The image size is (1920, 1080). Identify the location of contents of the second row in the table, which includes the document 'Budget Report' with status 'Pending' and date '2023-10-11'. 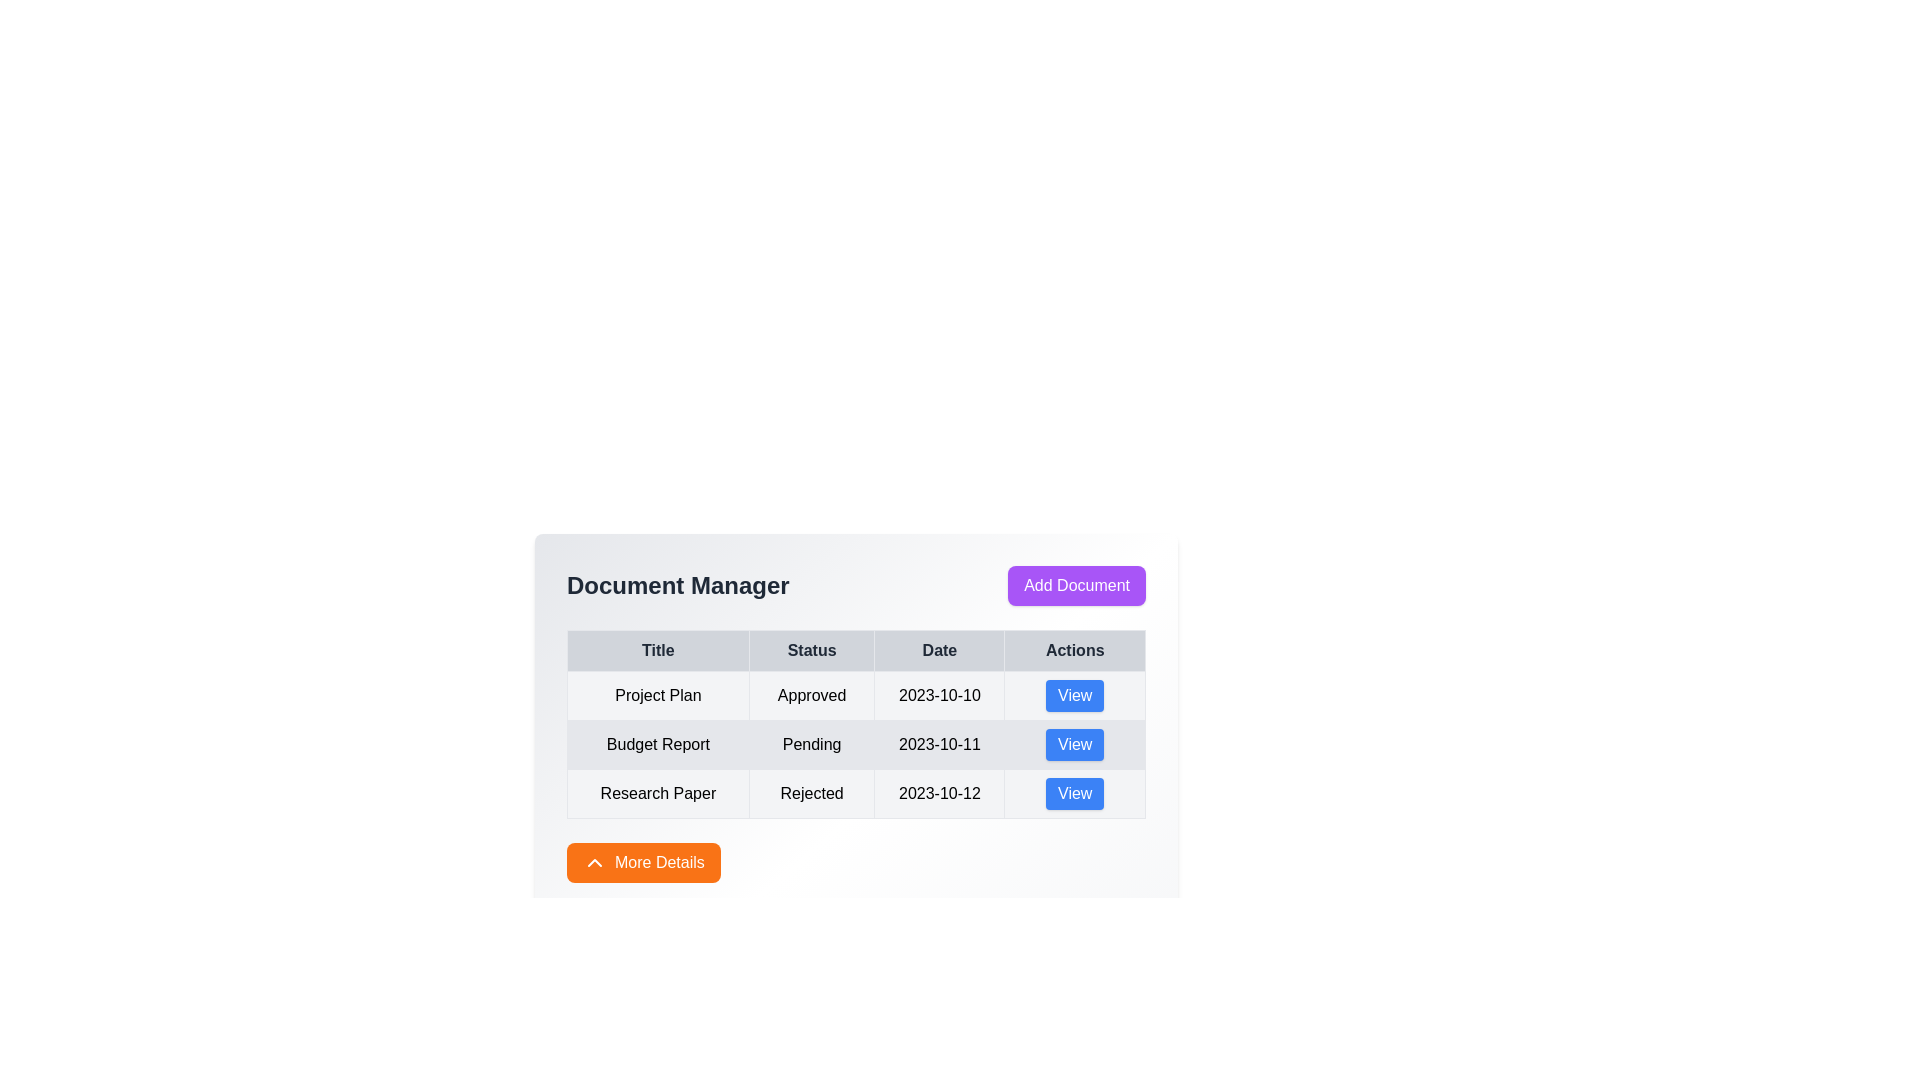
(856, 744).